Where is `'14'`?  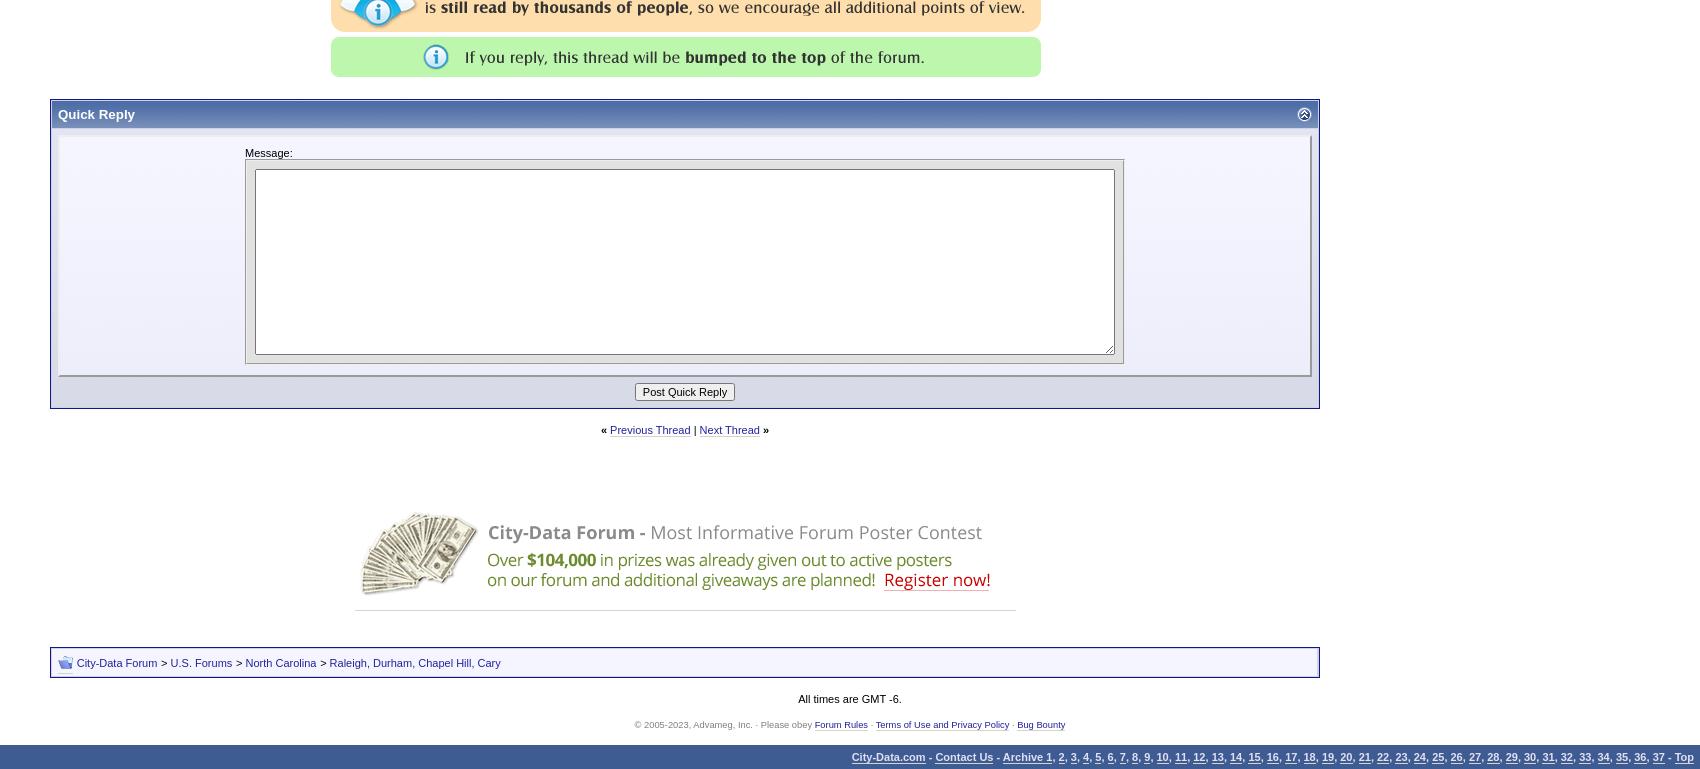
'14' is located at coordinates (1235, 756).